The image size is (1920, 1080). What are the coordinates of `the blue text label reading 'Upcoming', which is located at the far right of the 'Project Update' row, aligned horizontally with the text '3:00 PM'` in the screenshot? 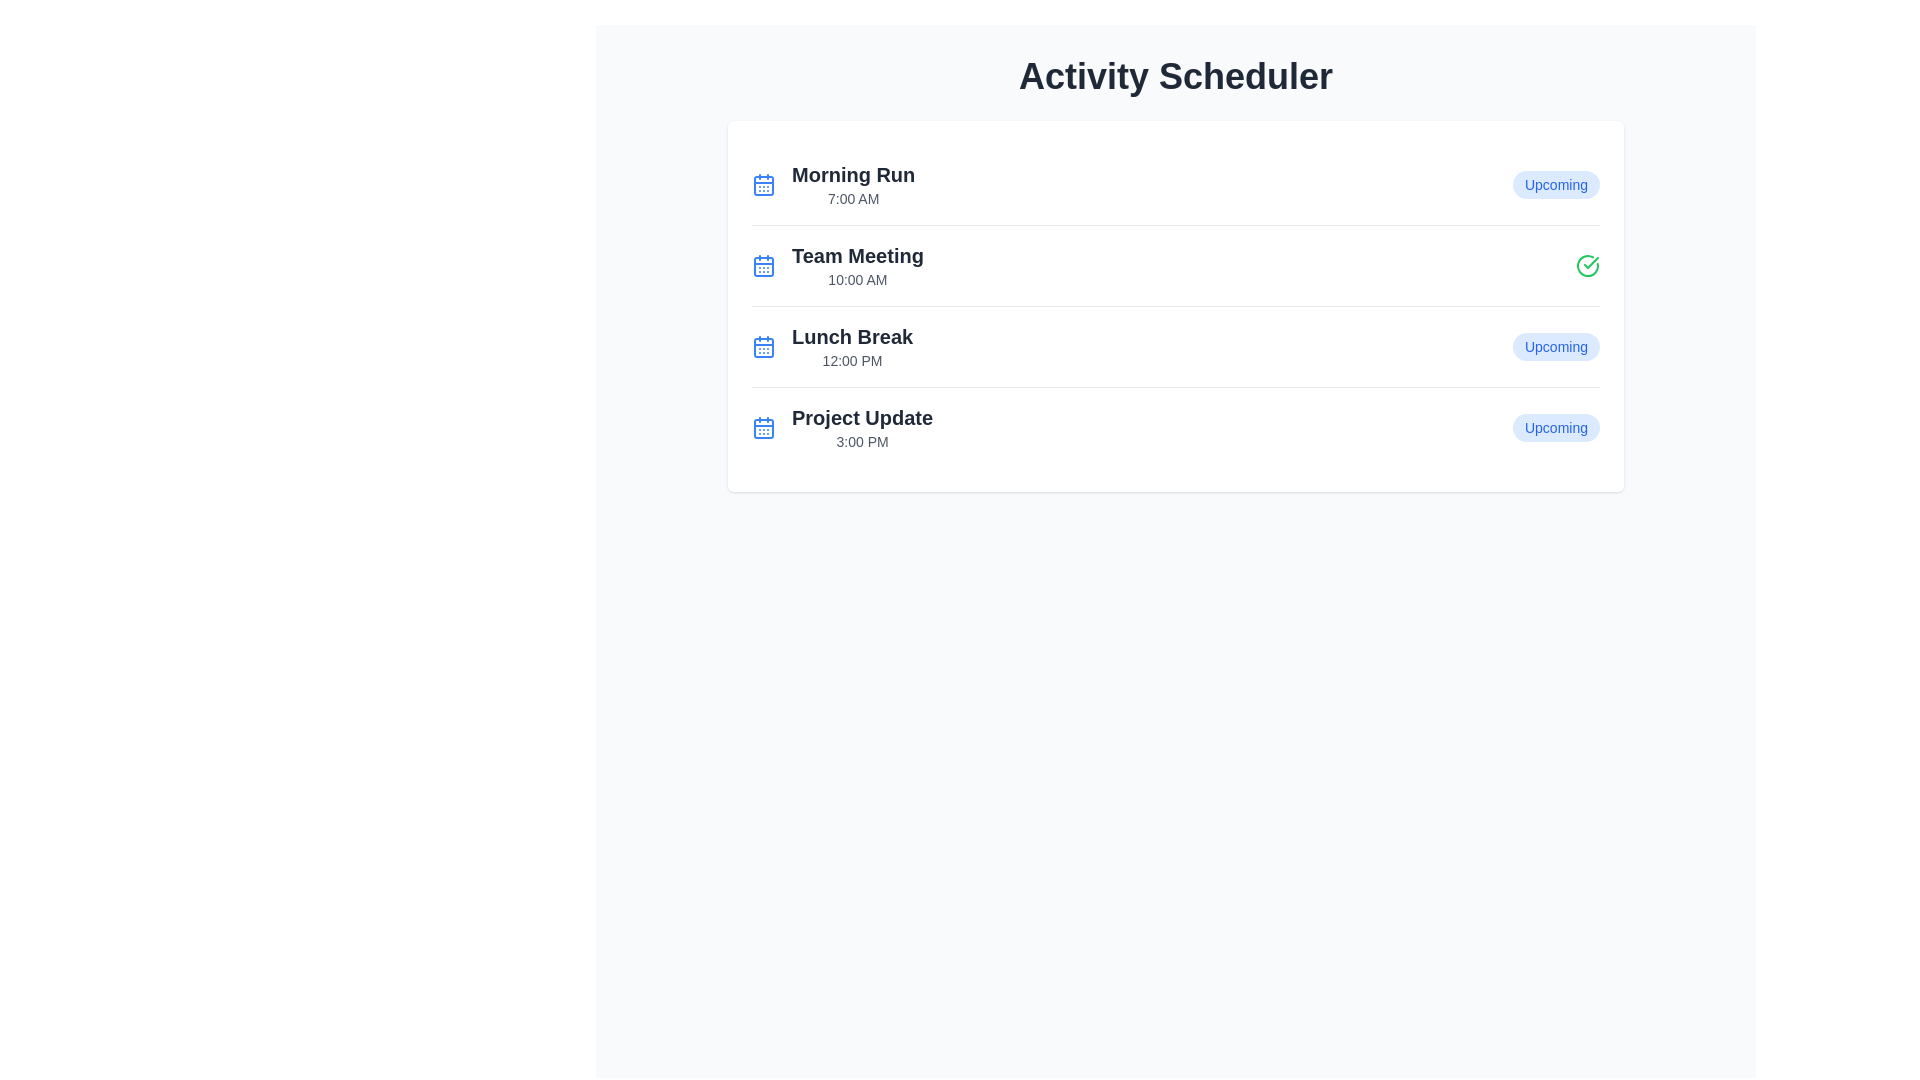 It's located at (1555, 427).